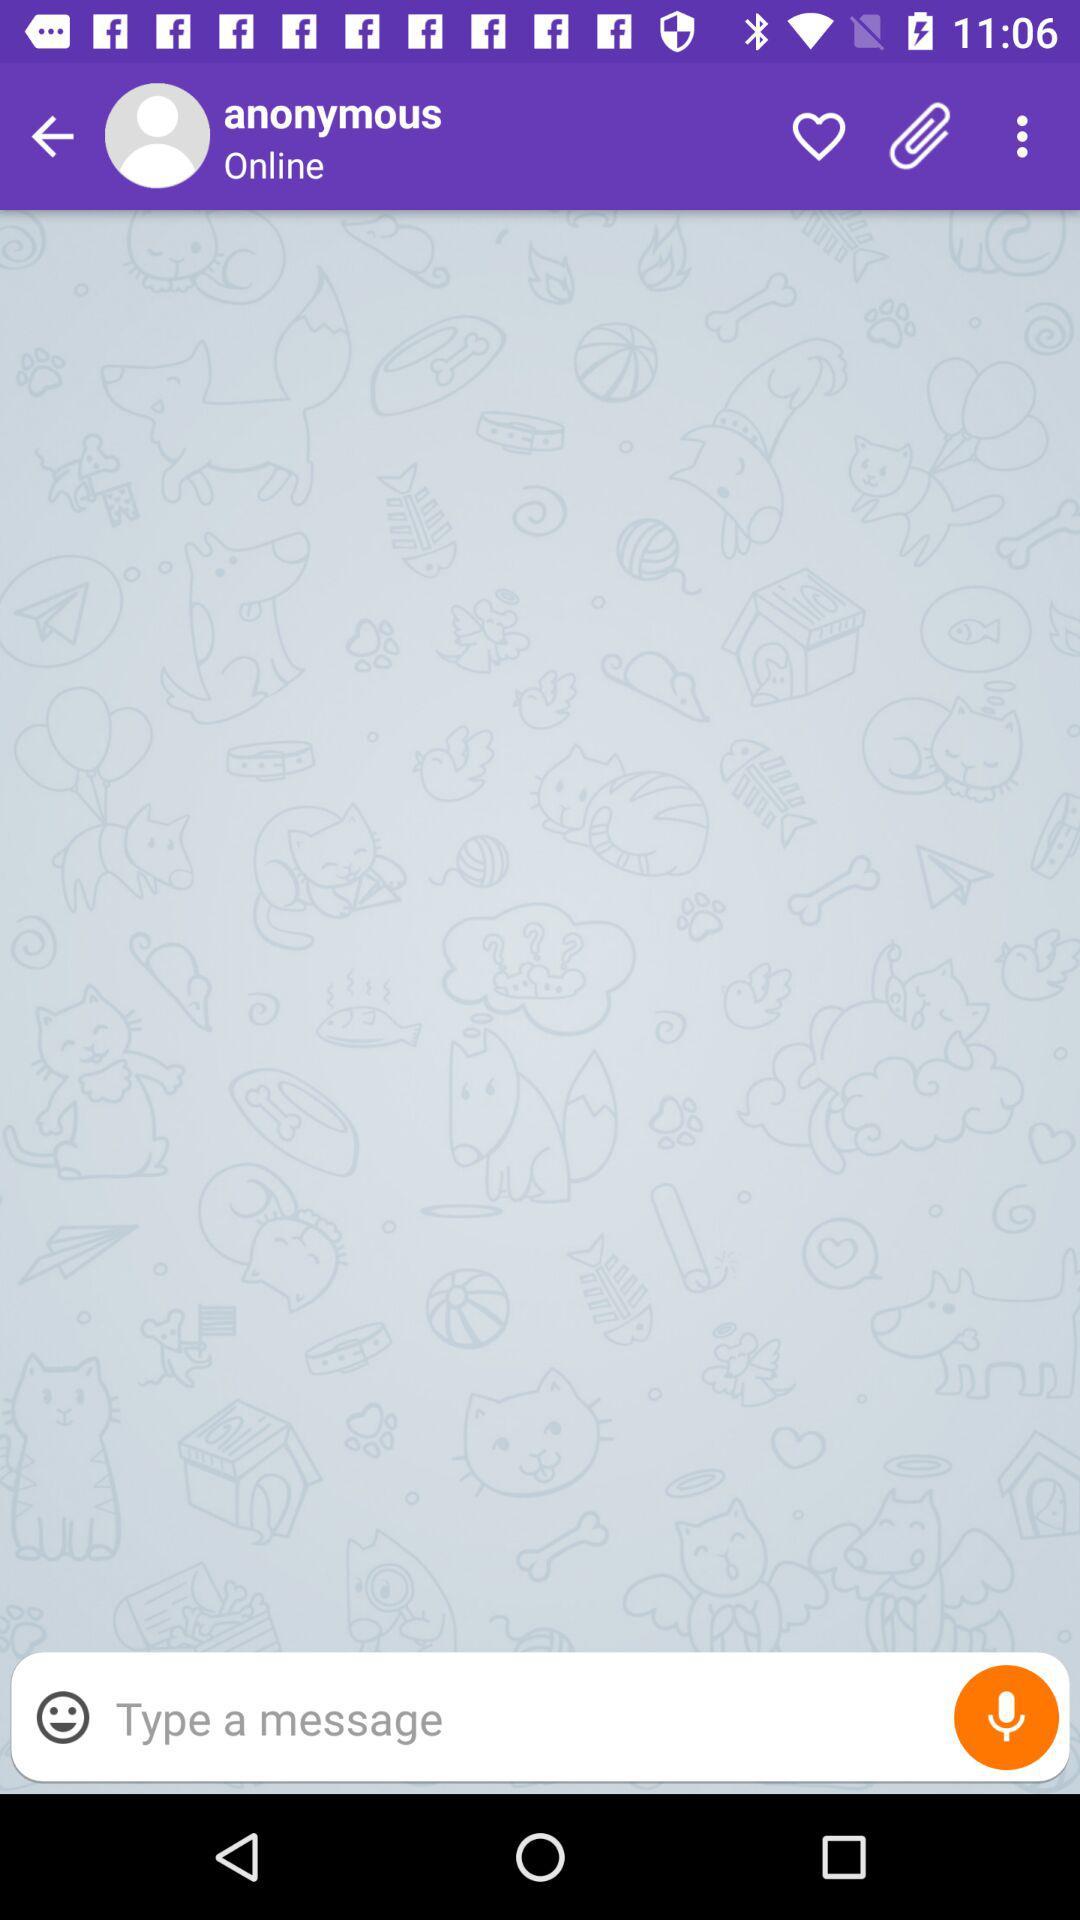 The height and width of the screenshot is (1920, 1080). I want to click on the icon at the bottom left corner, so click(61, 1716).